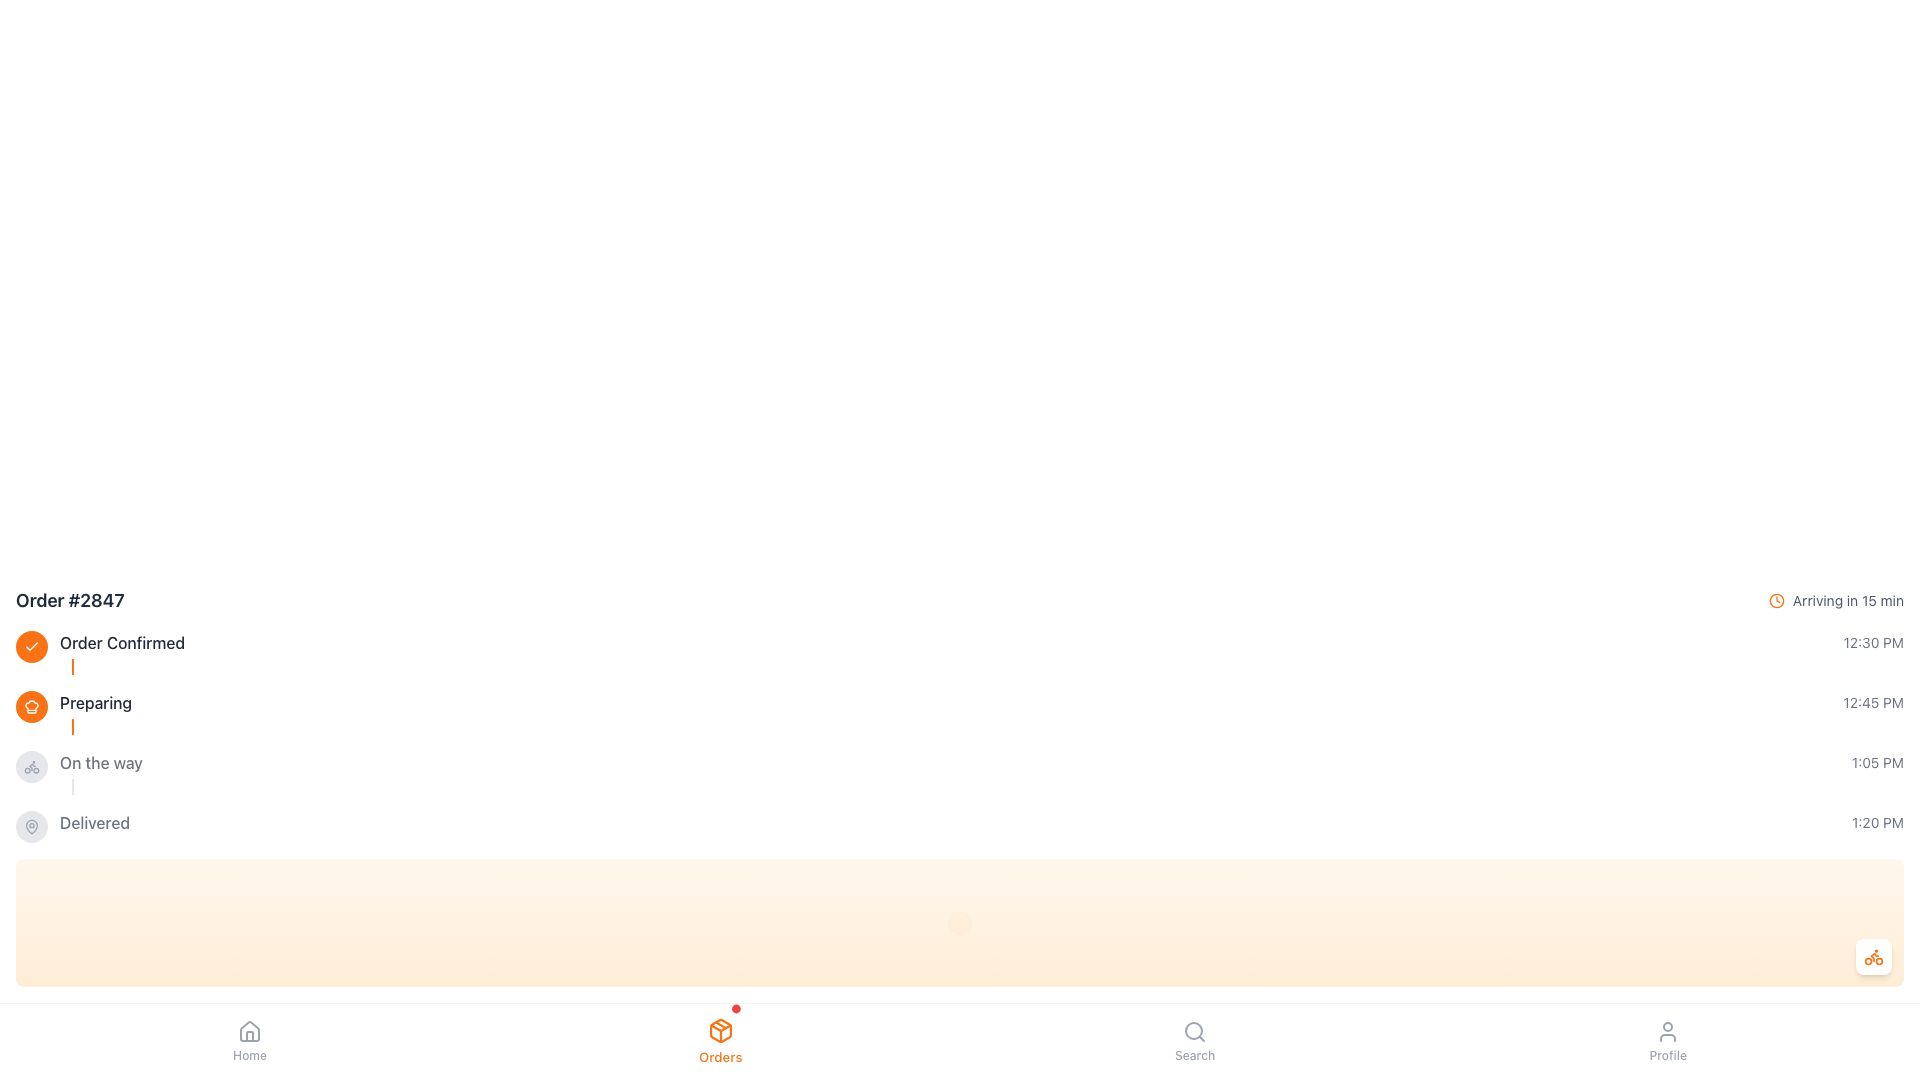  Describe the element at coordinates (100, 763) in the screenshot. I see `the status indicator Text label for the delivery process located under 'Preparing' and above 'Delivered', associated with the bicycle icon` at that location.